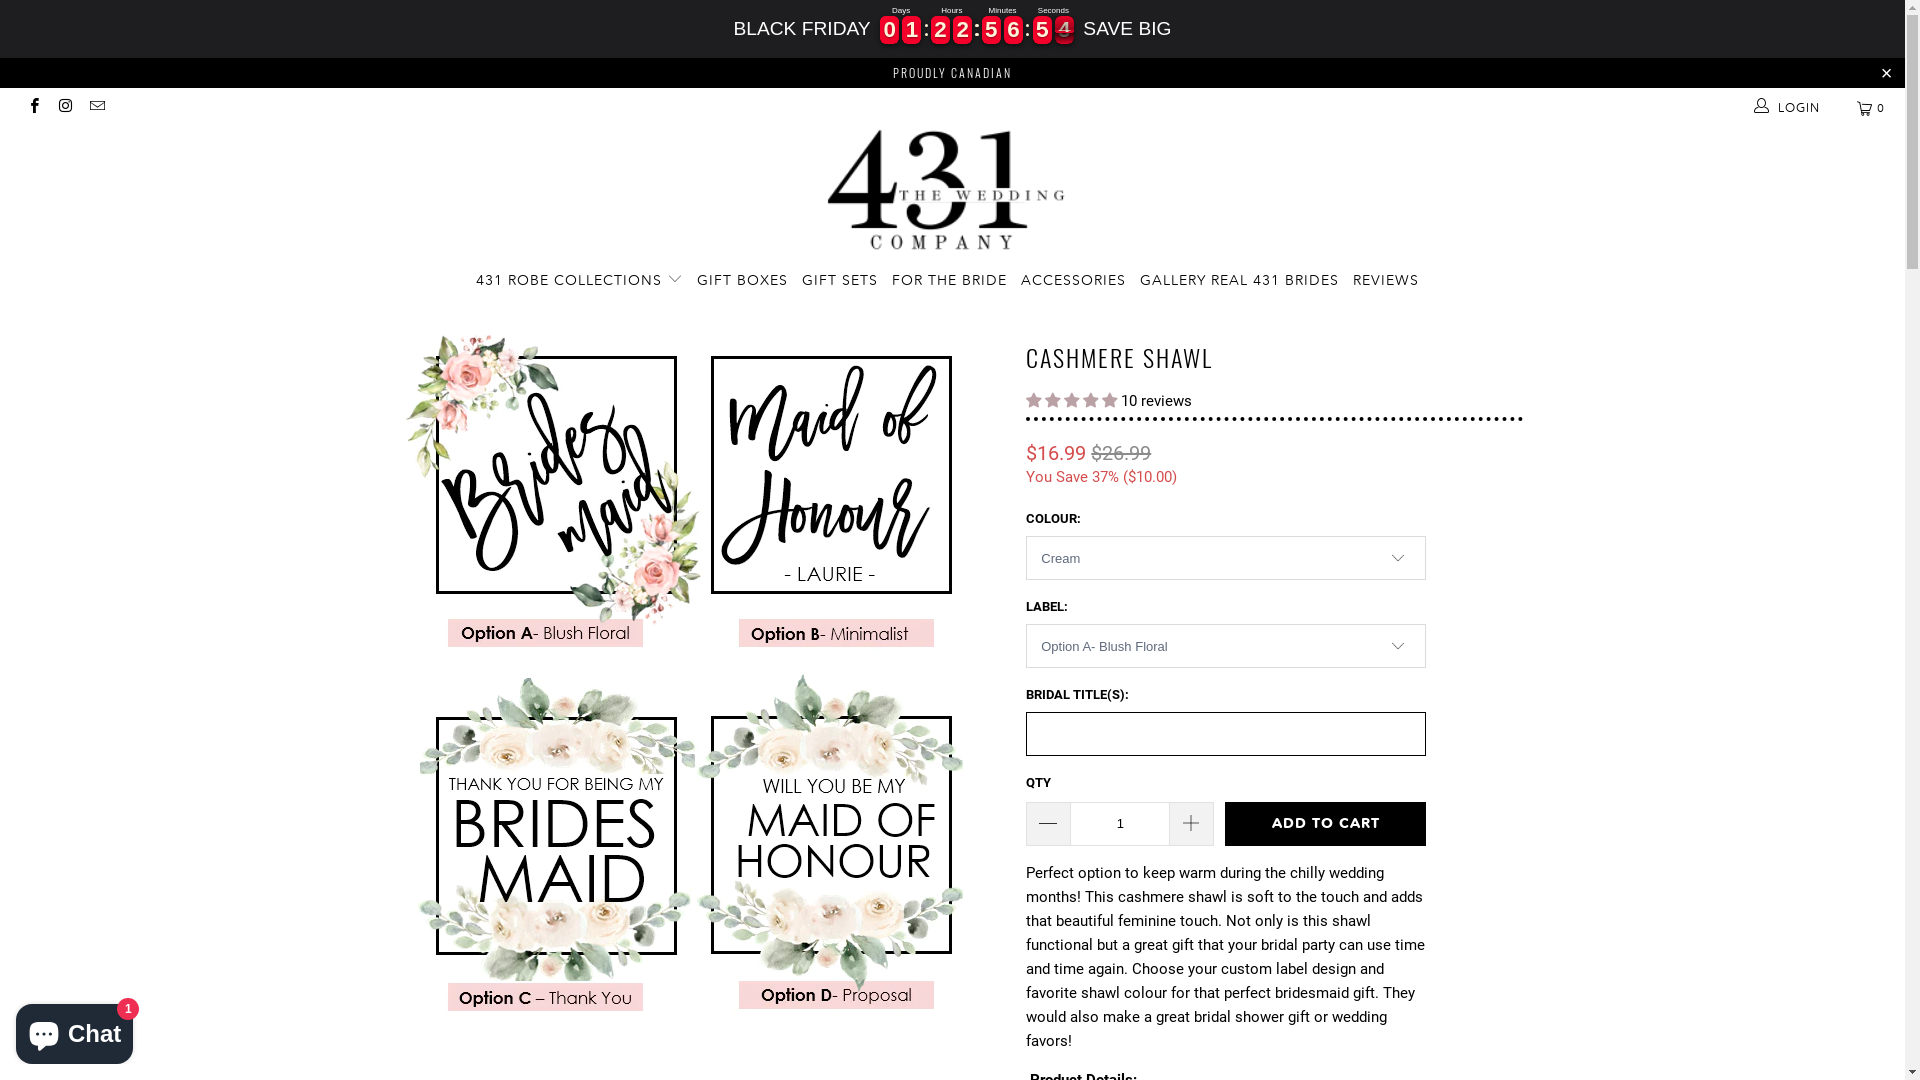 Image resolution: width=1920 pixels, height=1080 pixels. What do you see at coordinates (95, 108) in the screenshot?
I see `'Email 431 The Wedding Company'` at bounding box center [95, 108].